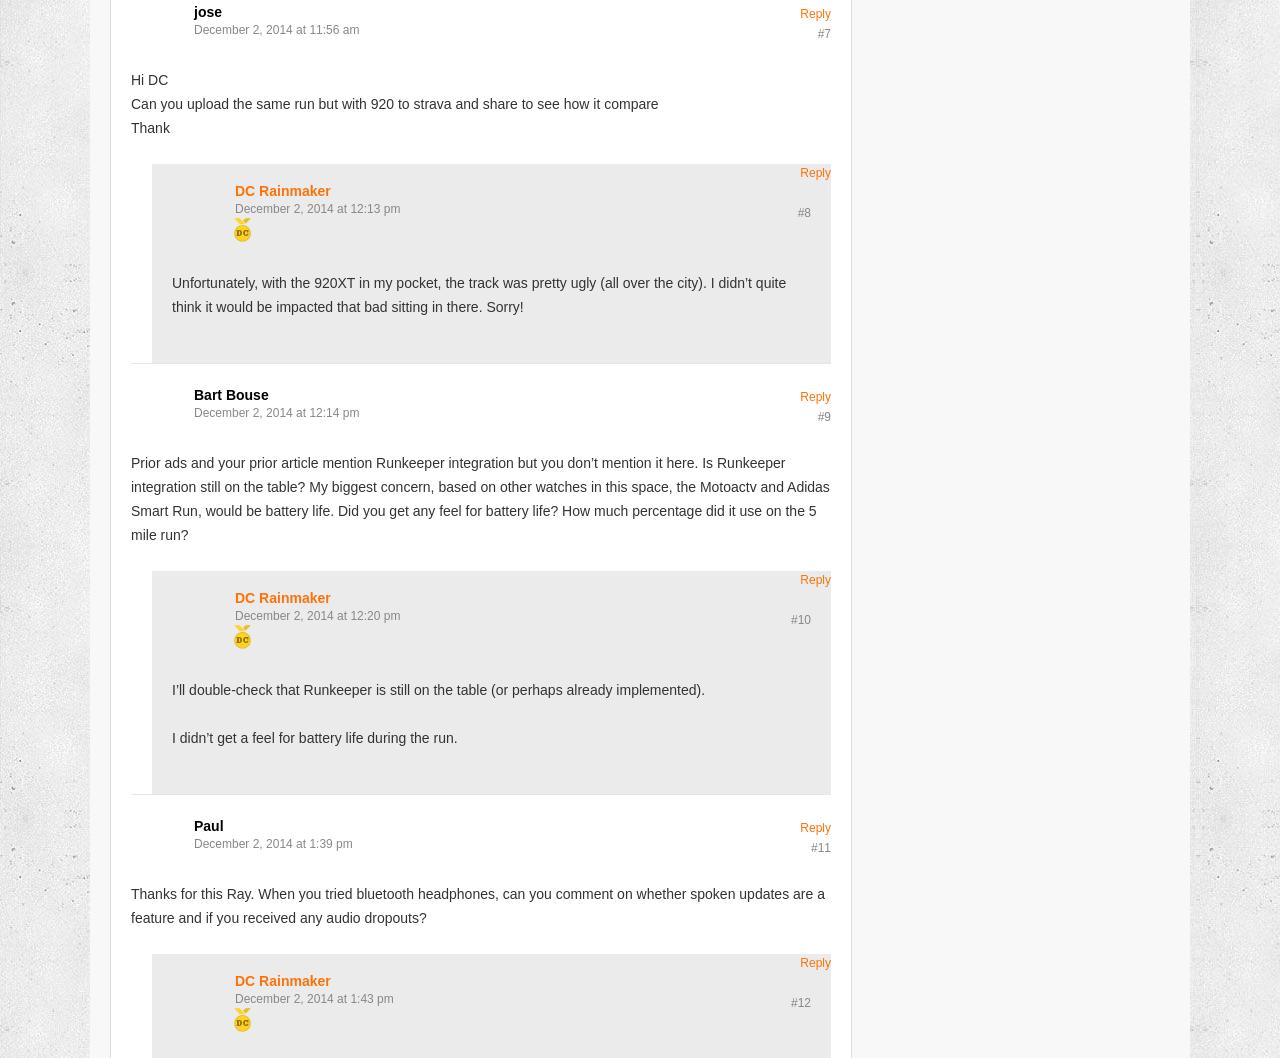  Describe the element at coordinates (208, 824) in the screenshot. I see `'Paul'` at that location.